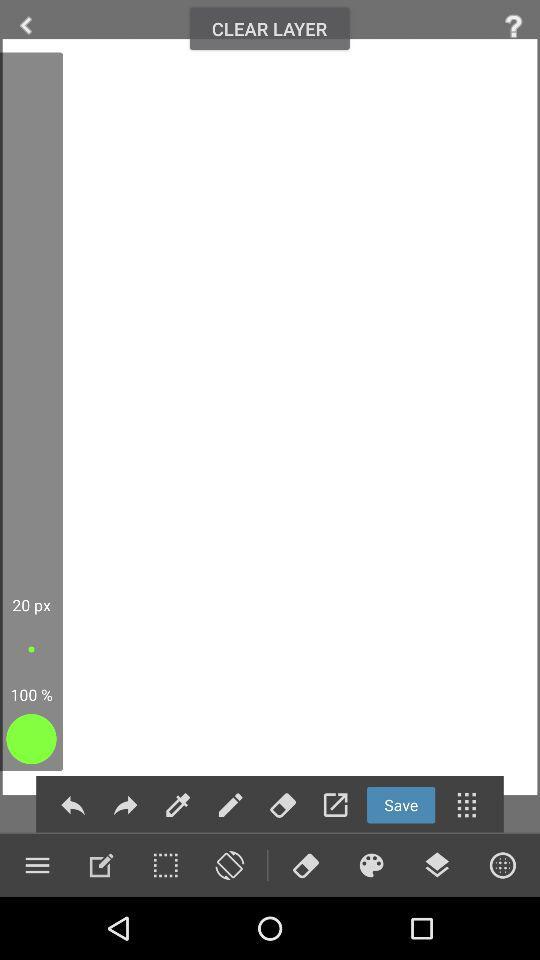 The image size is (540, 960). I want to click on open menu, so click(466, 805).